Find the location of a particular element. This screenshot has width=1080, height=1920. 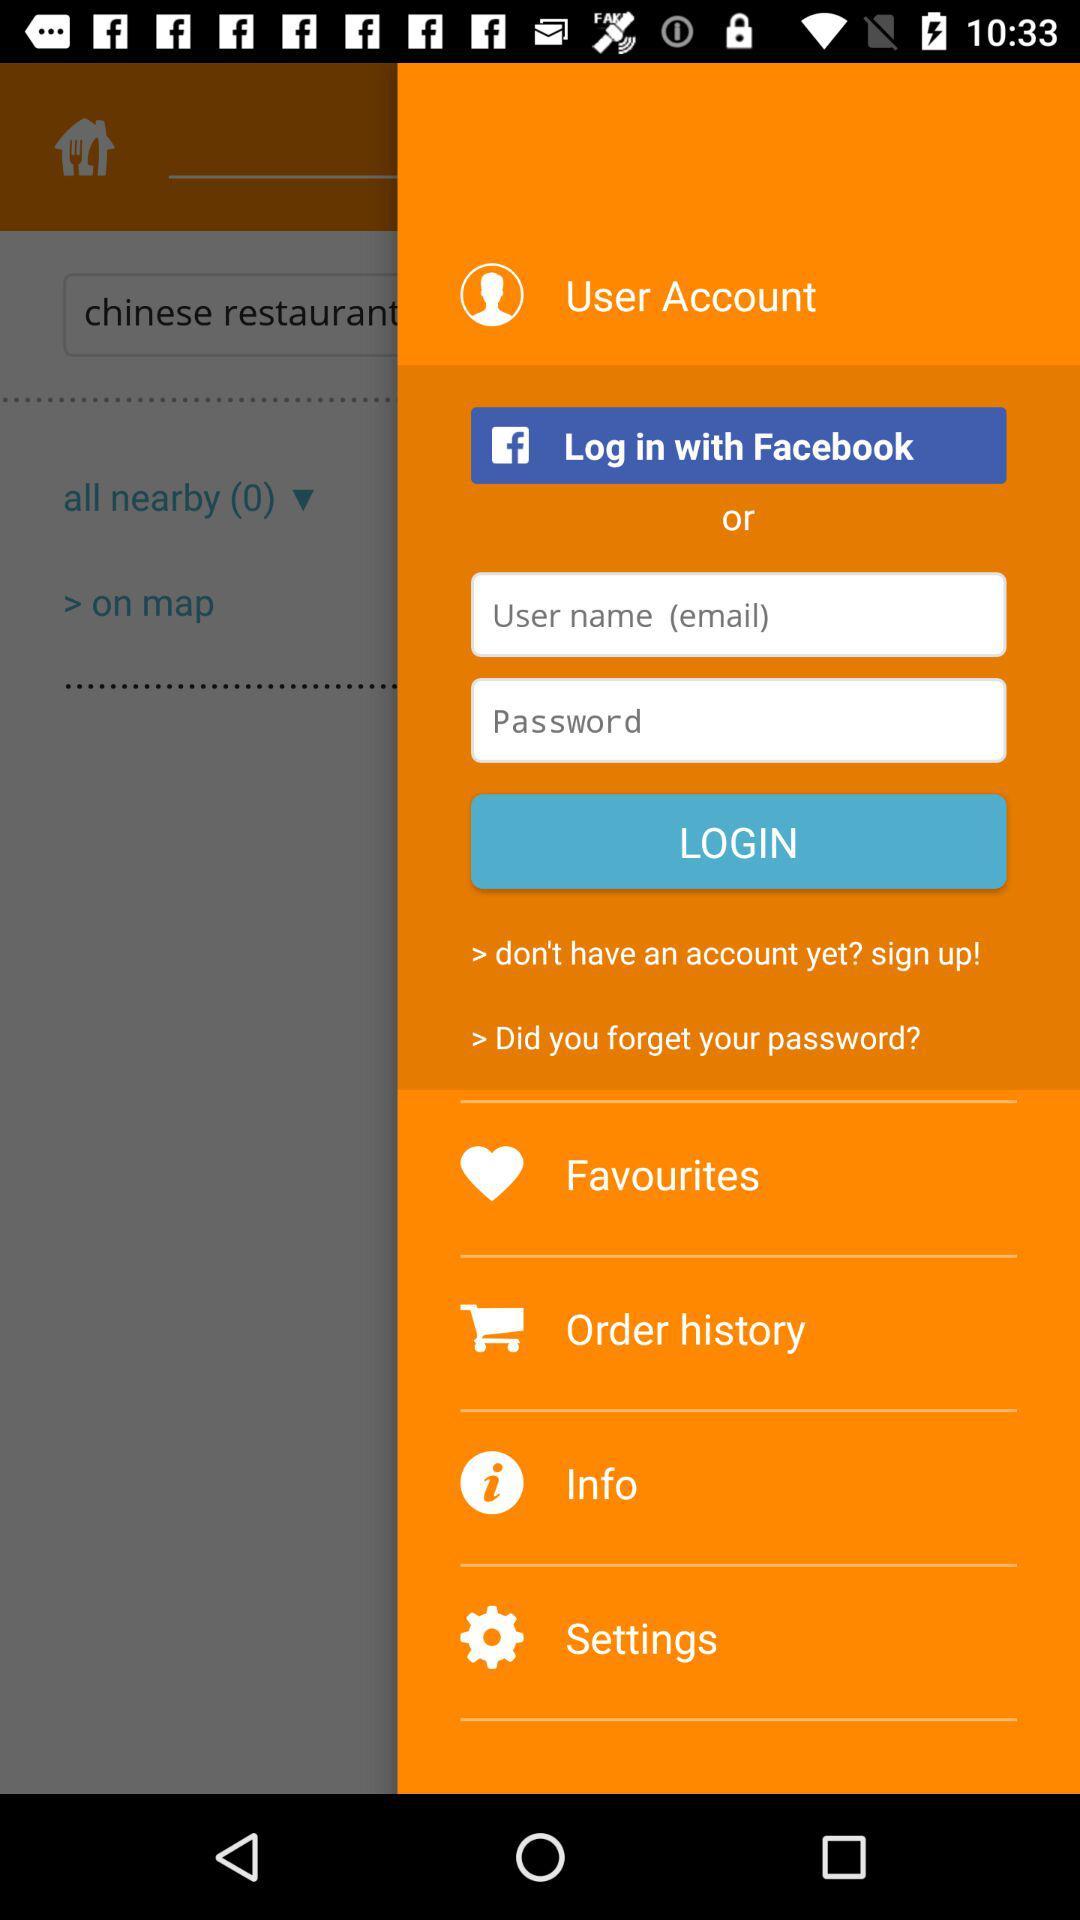

the home icon is located at coordinates (83, 146).